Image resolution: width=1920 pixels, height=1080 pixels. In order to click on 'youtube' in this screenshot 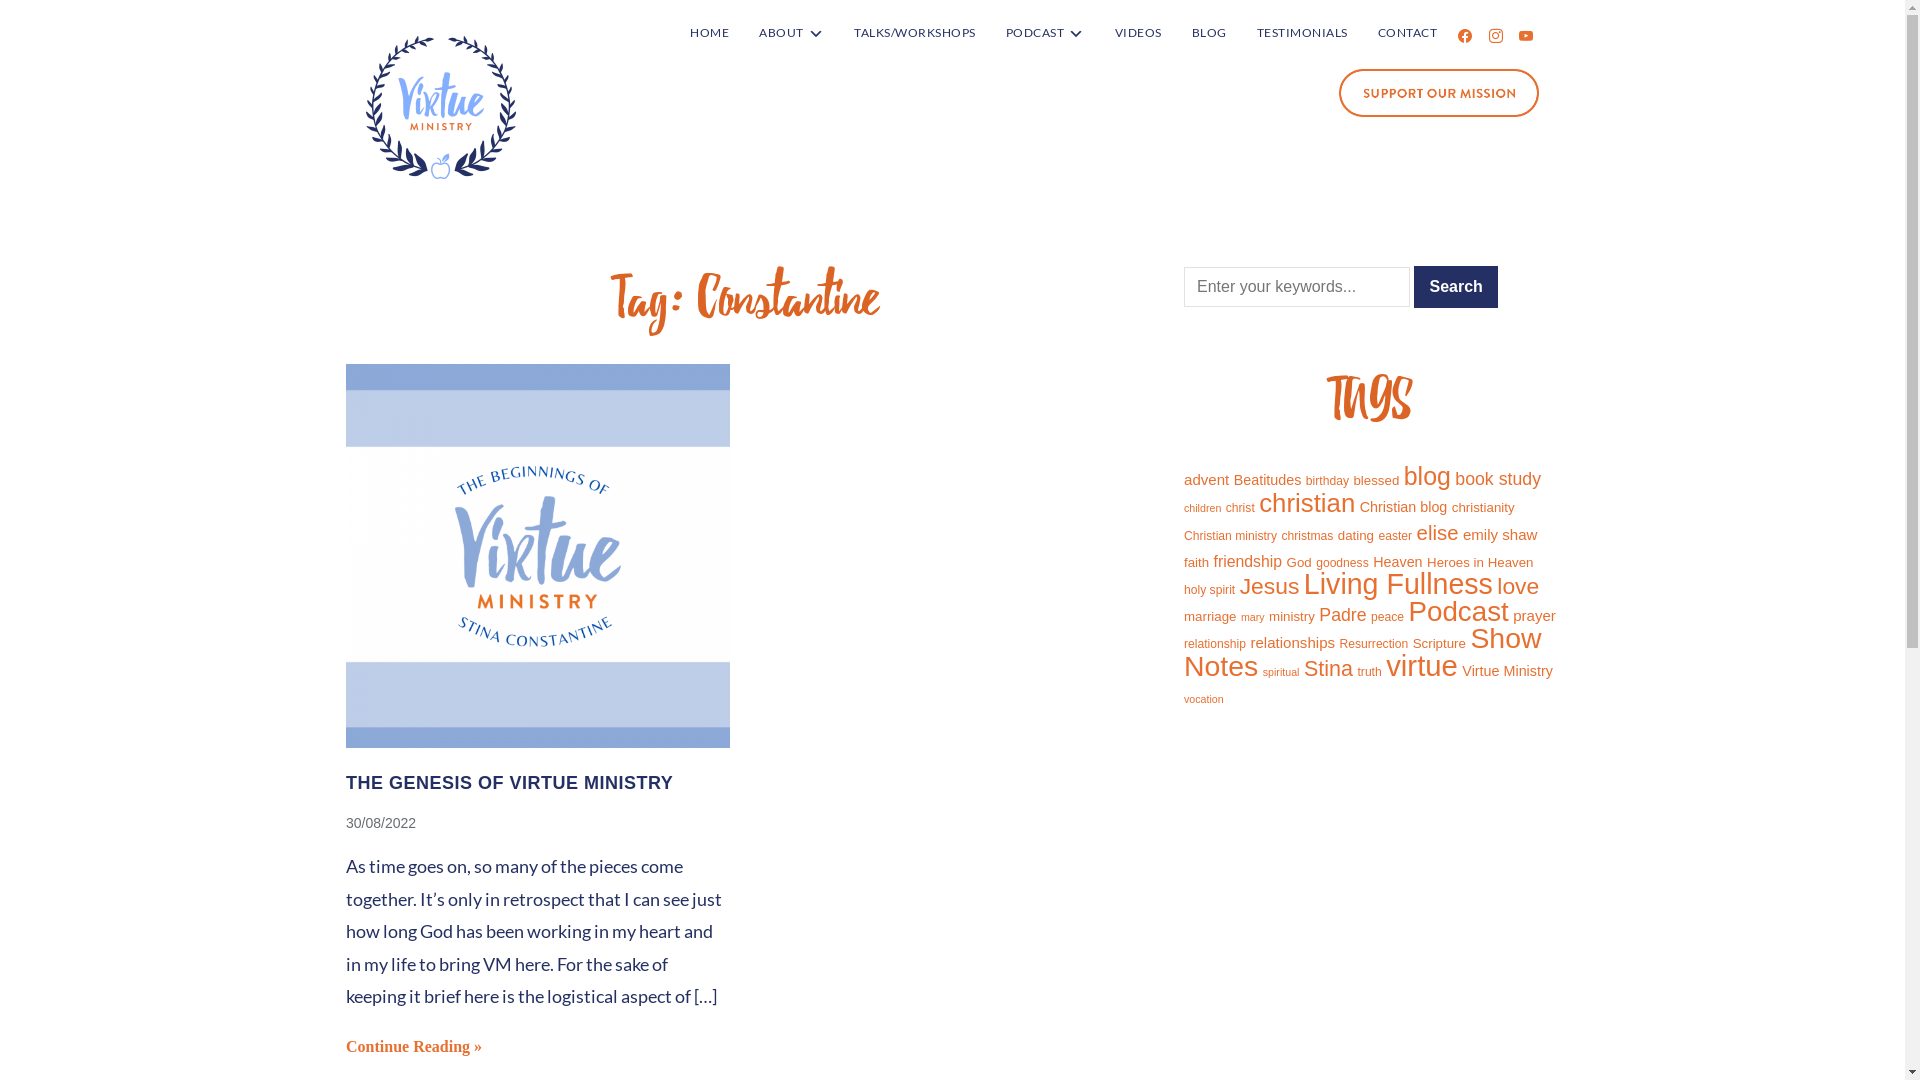, I will do `click(1525, 34)`.